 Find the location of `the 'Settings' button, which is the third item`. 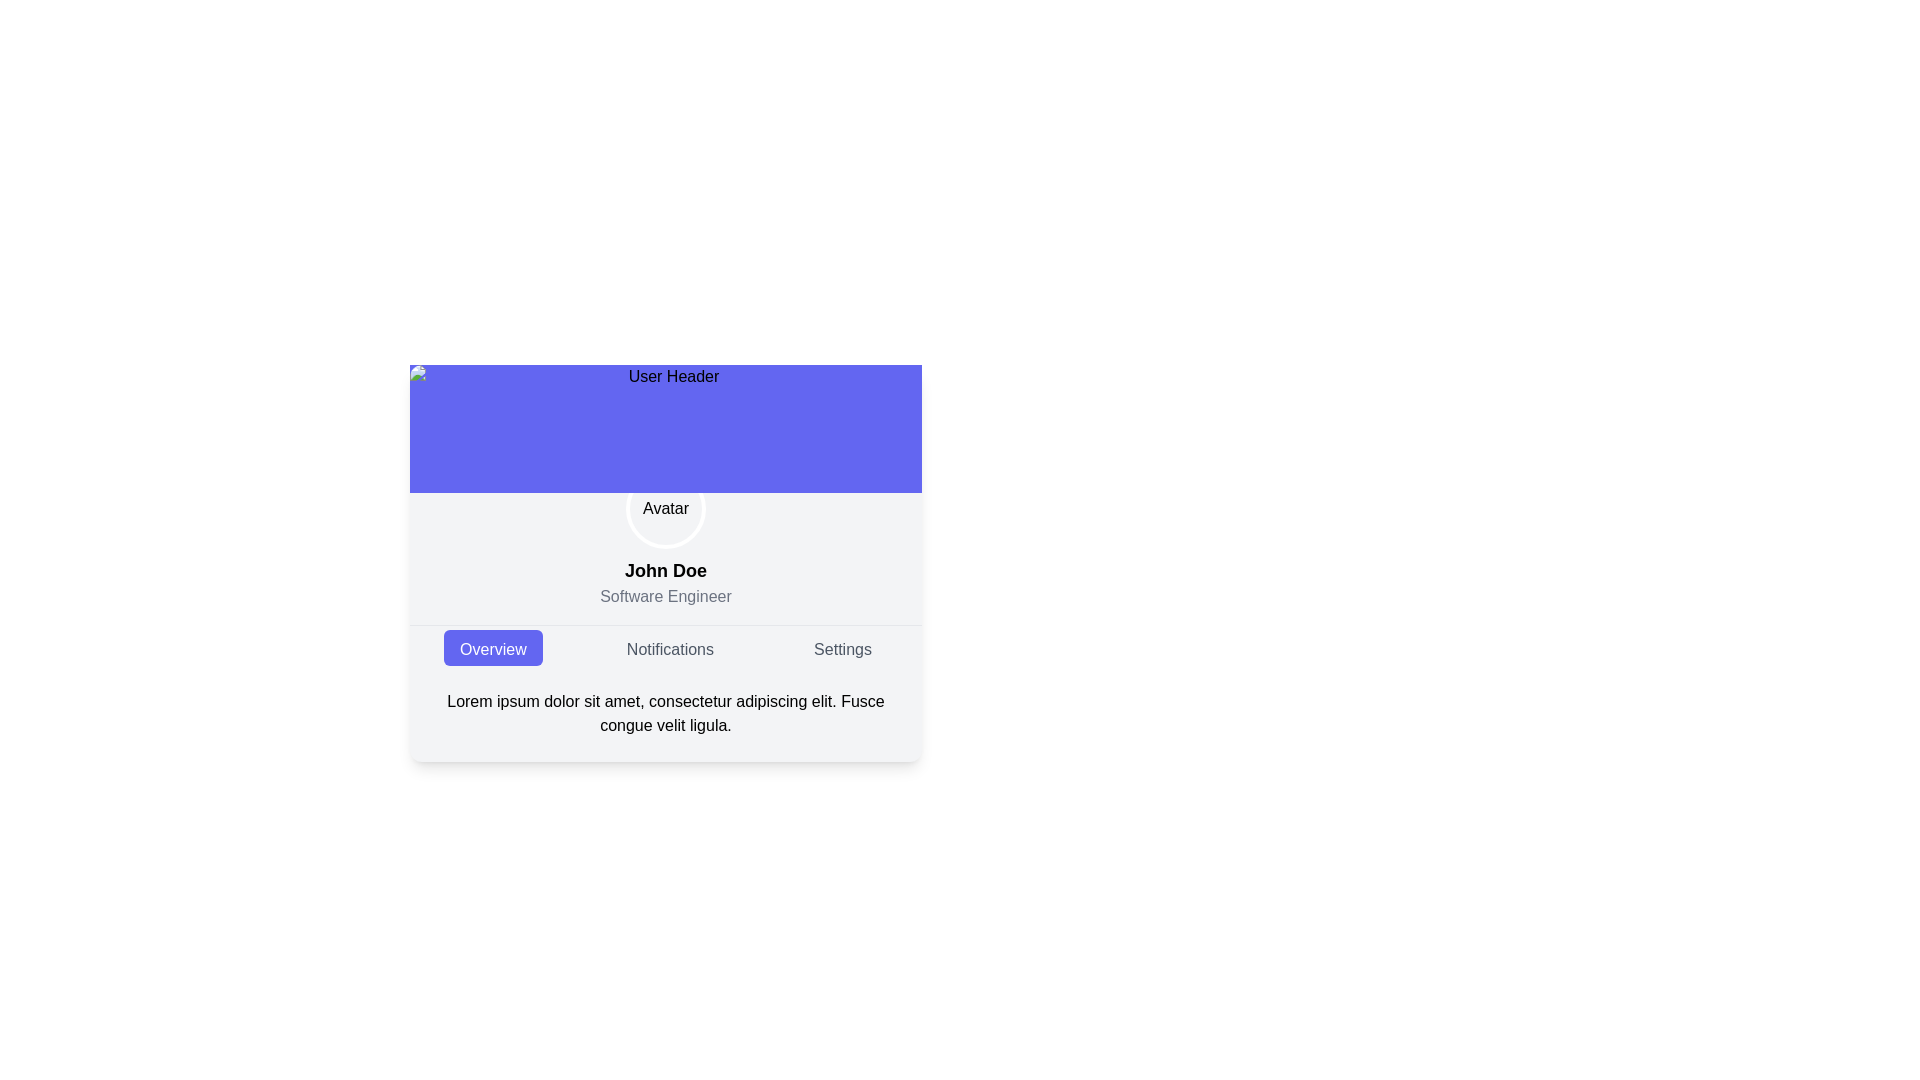

the 'Settings' button, which is the third item is located at coordinates (843, 648).